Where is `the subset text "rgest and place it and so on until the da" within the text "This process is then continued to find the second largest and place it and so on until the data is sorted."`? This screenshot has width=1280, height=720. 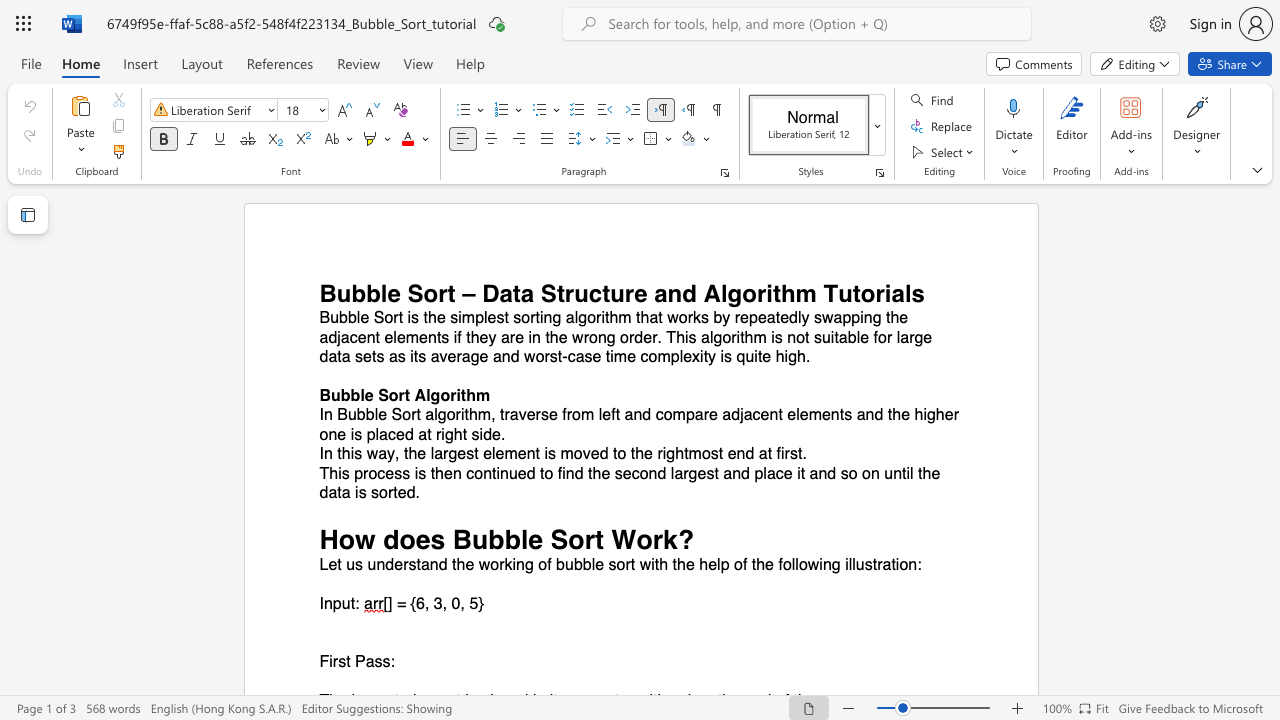
the subset text "rgest and place it and so on until the da" within the text "This process is then continued to find the second largest and place it and so on until the data is sorted." is located at coordinates (683, 473).